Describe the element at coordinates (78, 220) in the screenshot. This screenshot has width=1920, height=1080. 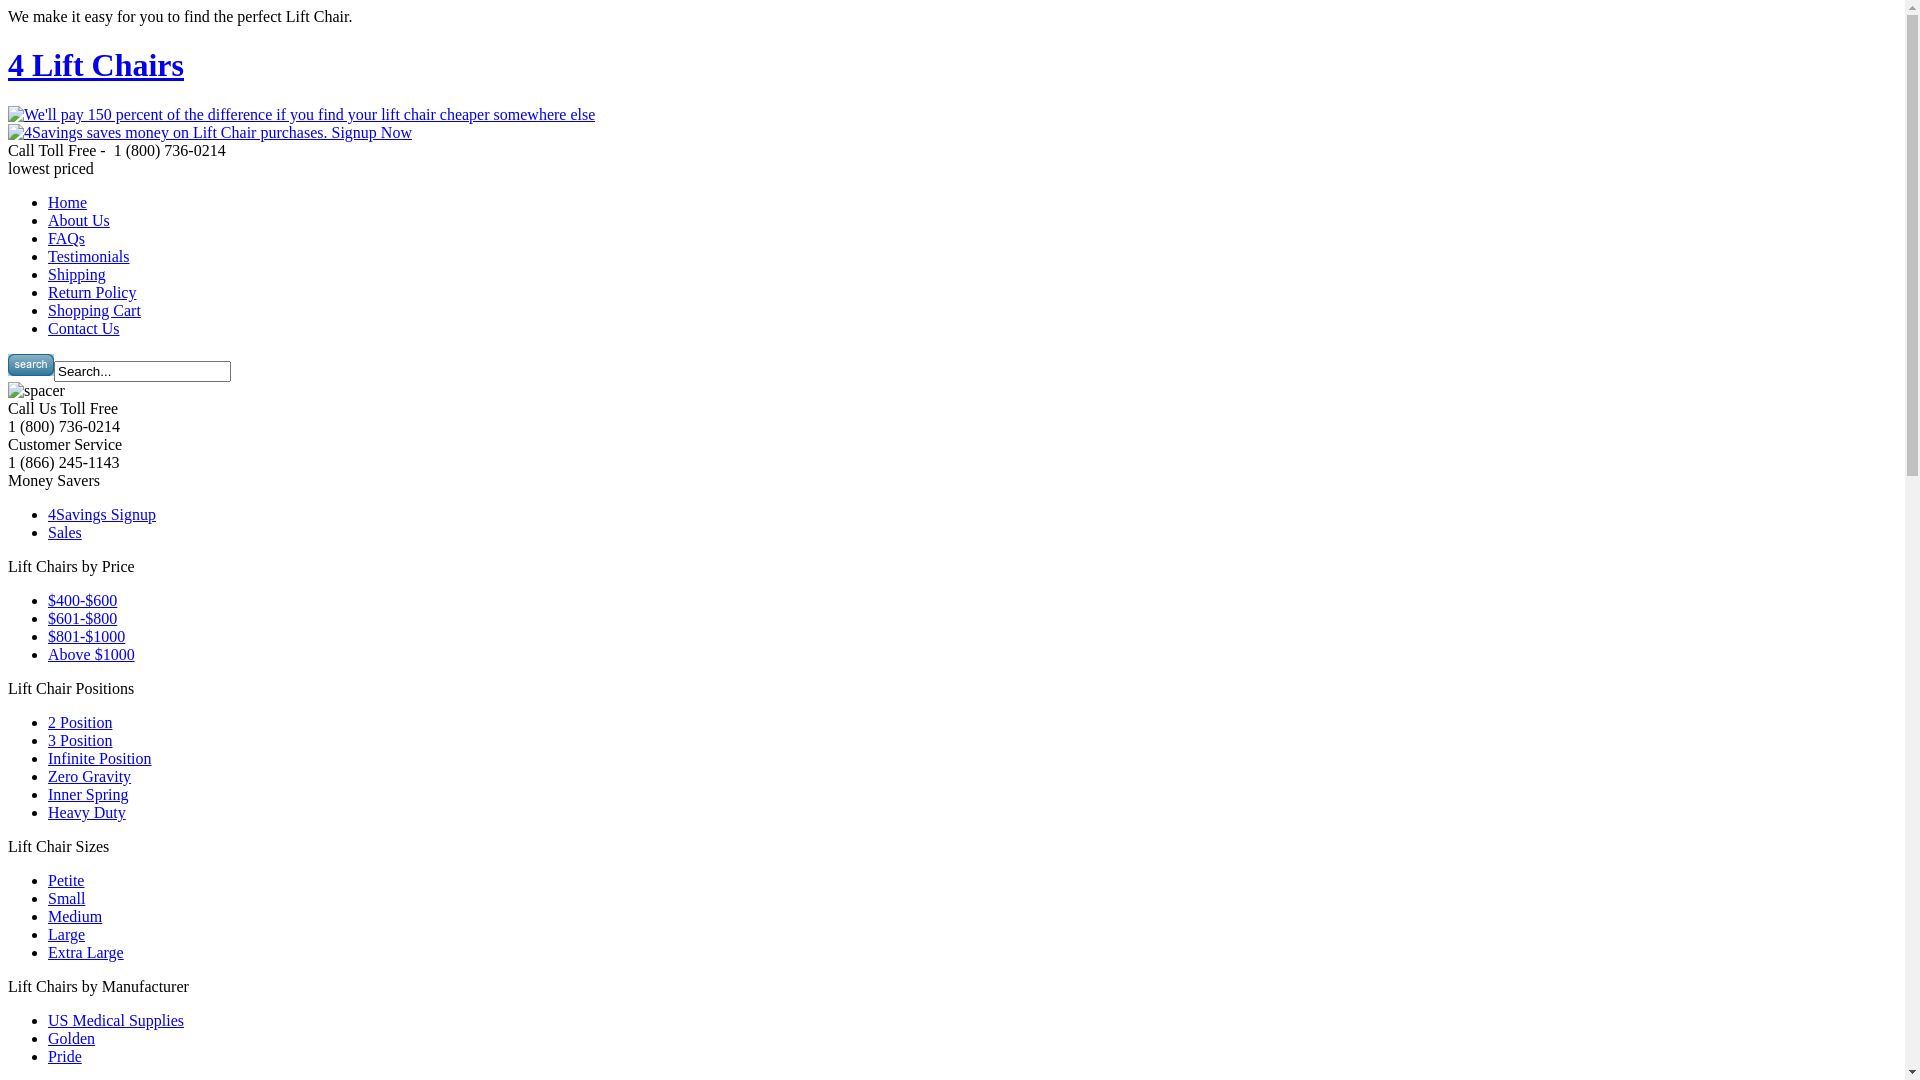
I see `'About Us'` at that location.